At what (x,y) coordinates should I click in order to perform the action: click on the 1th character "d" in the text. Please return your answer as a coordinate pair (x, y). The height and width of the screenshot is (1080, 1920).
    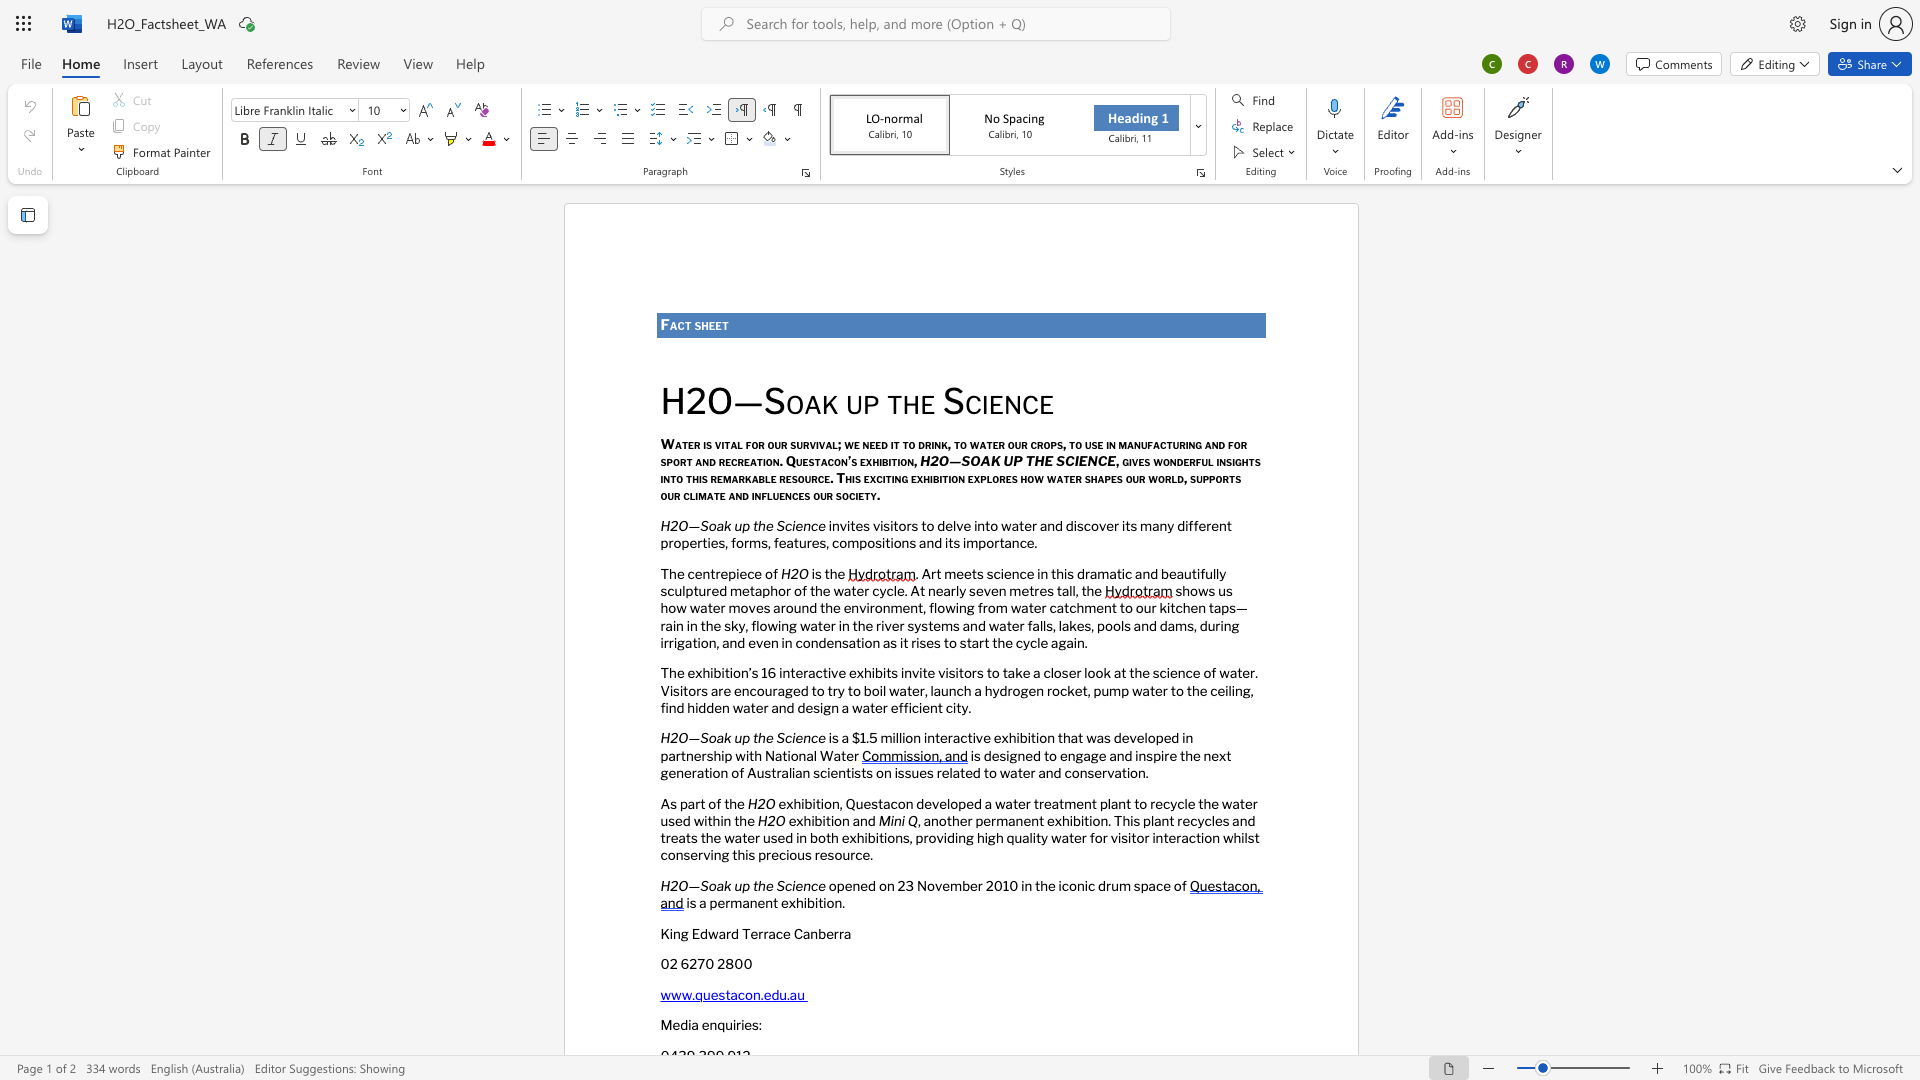
    Looking at the image, I should click on (744, 495).